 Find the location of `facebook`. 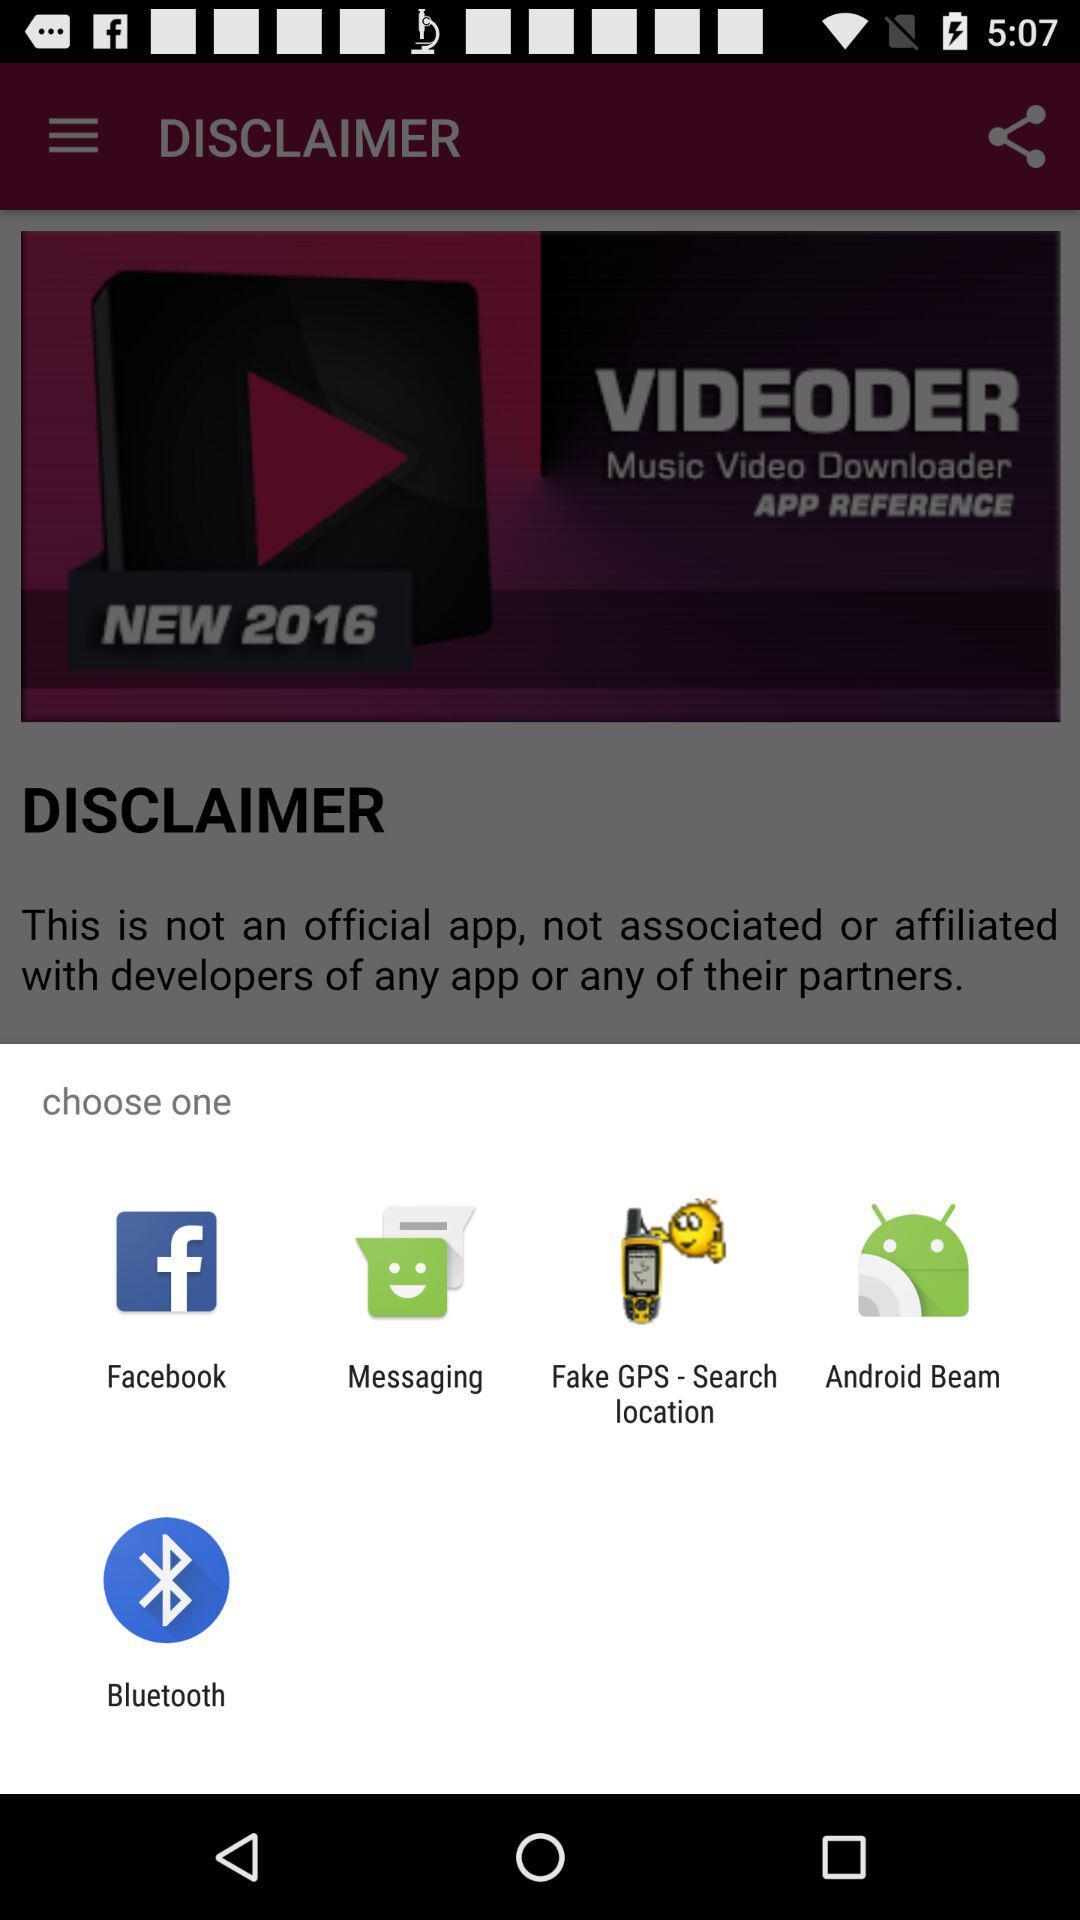

facebook is located at coordinates (165, 1392).